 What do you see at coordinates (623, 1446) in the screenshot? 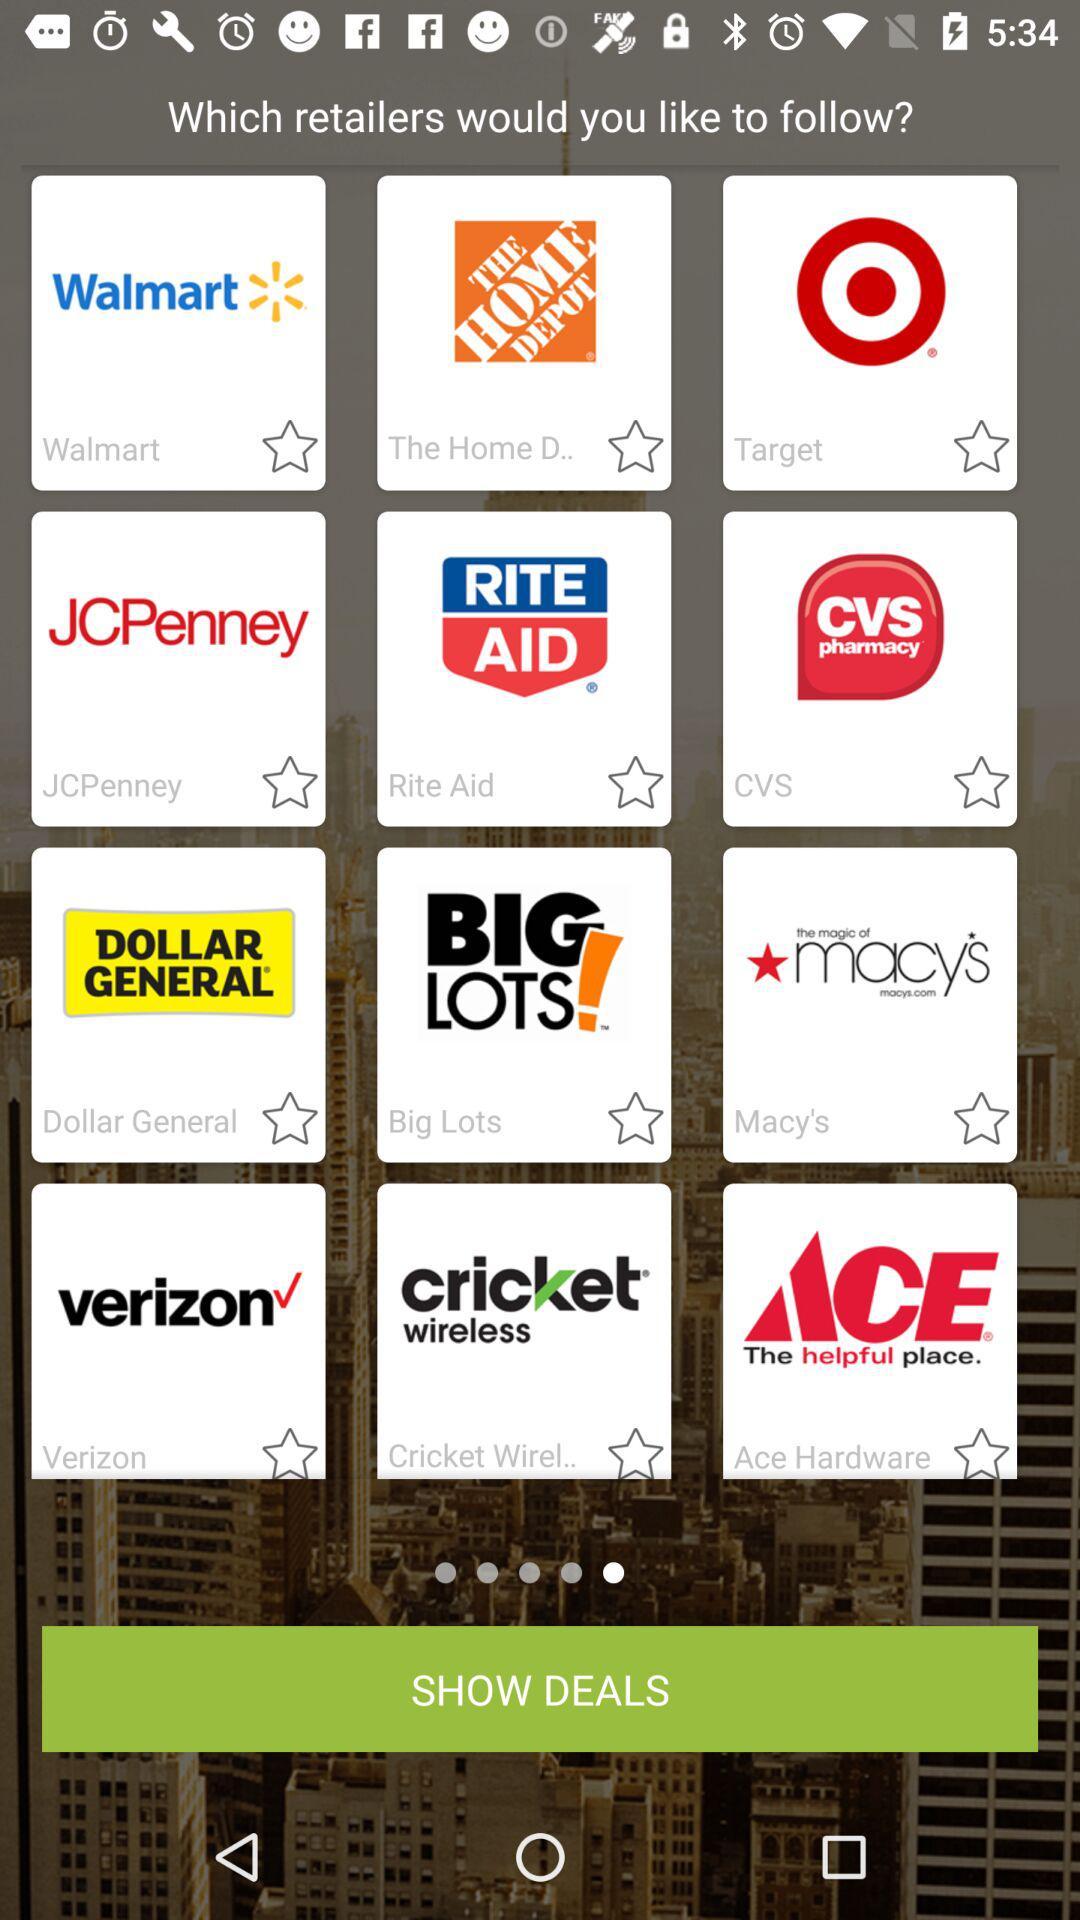
I see `follow a retailer` at bounding box center [623, 1446].